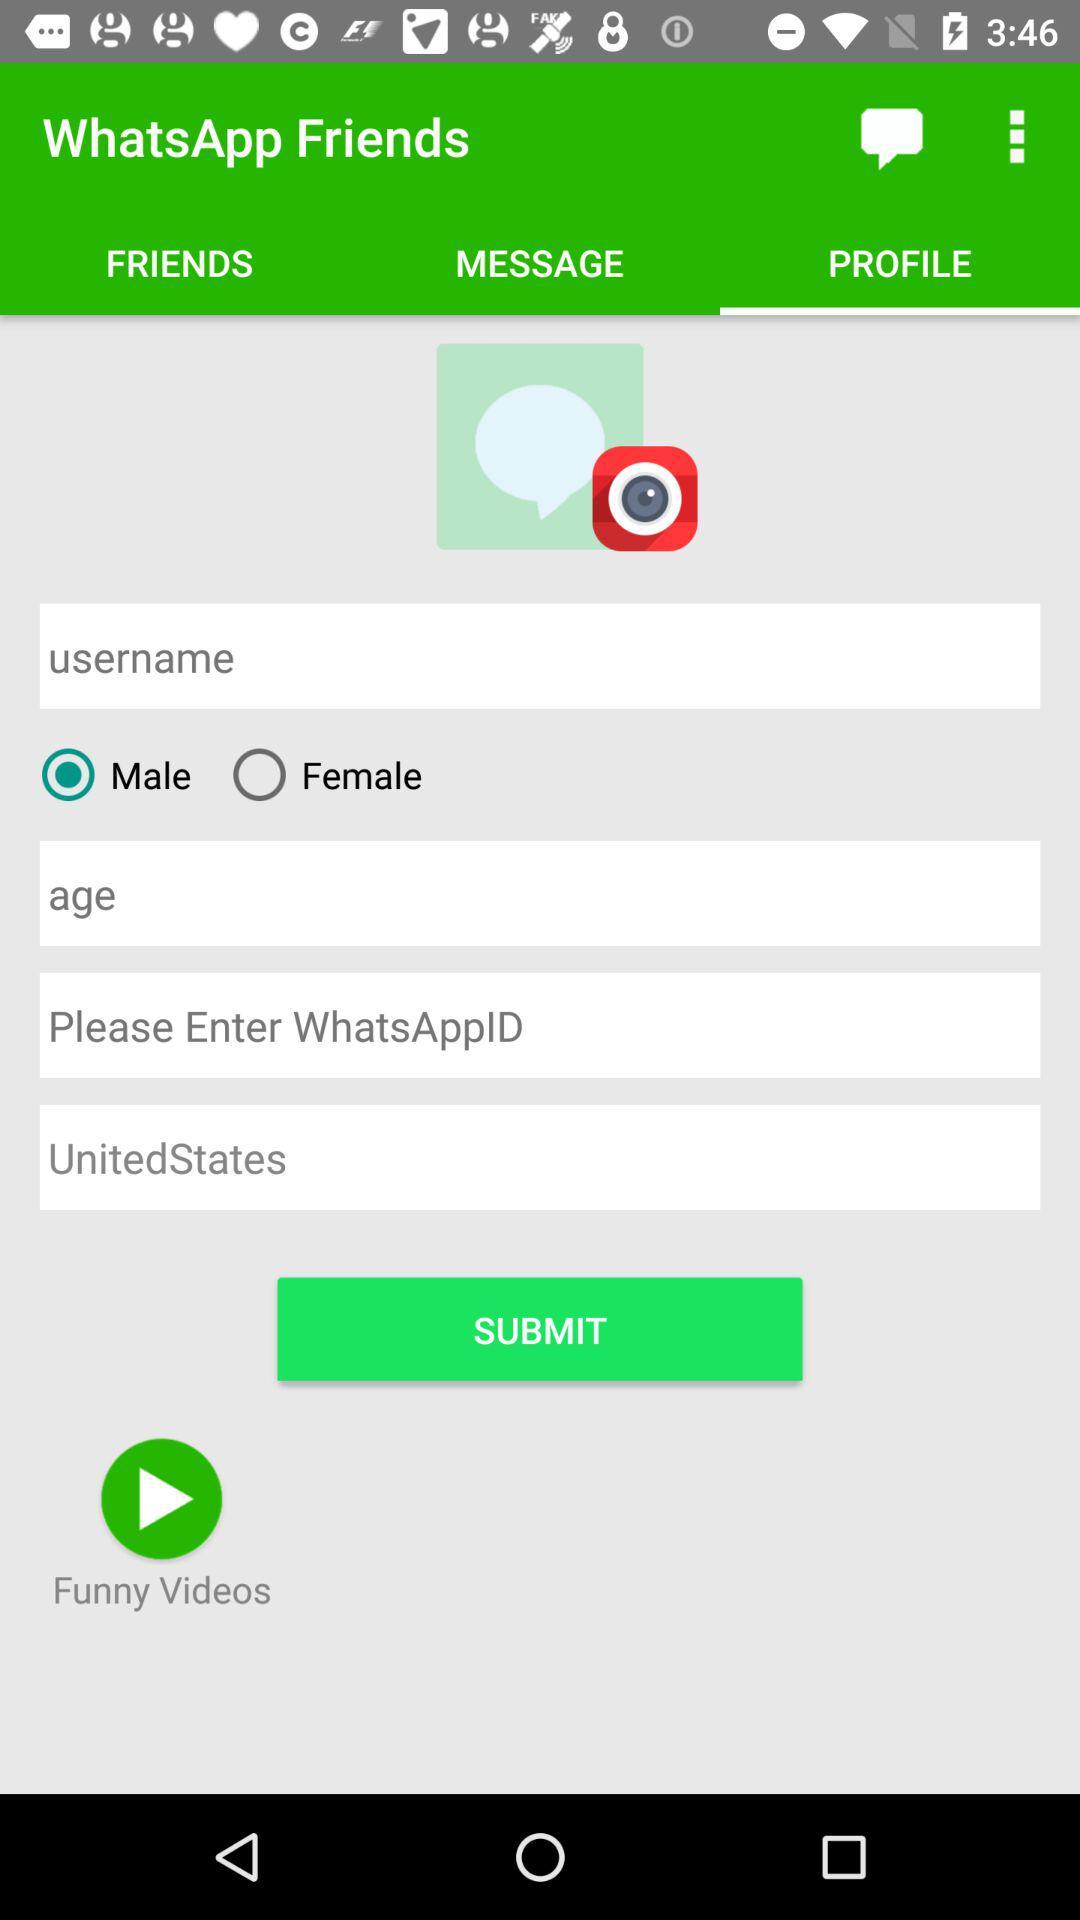  What do you see at coordinates (540, 1157) in the screenshot?
I see `the unitedstates icon` at bounding box center [540, 1157].